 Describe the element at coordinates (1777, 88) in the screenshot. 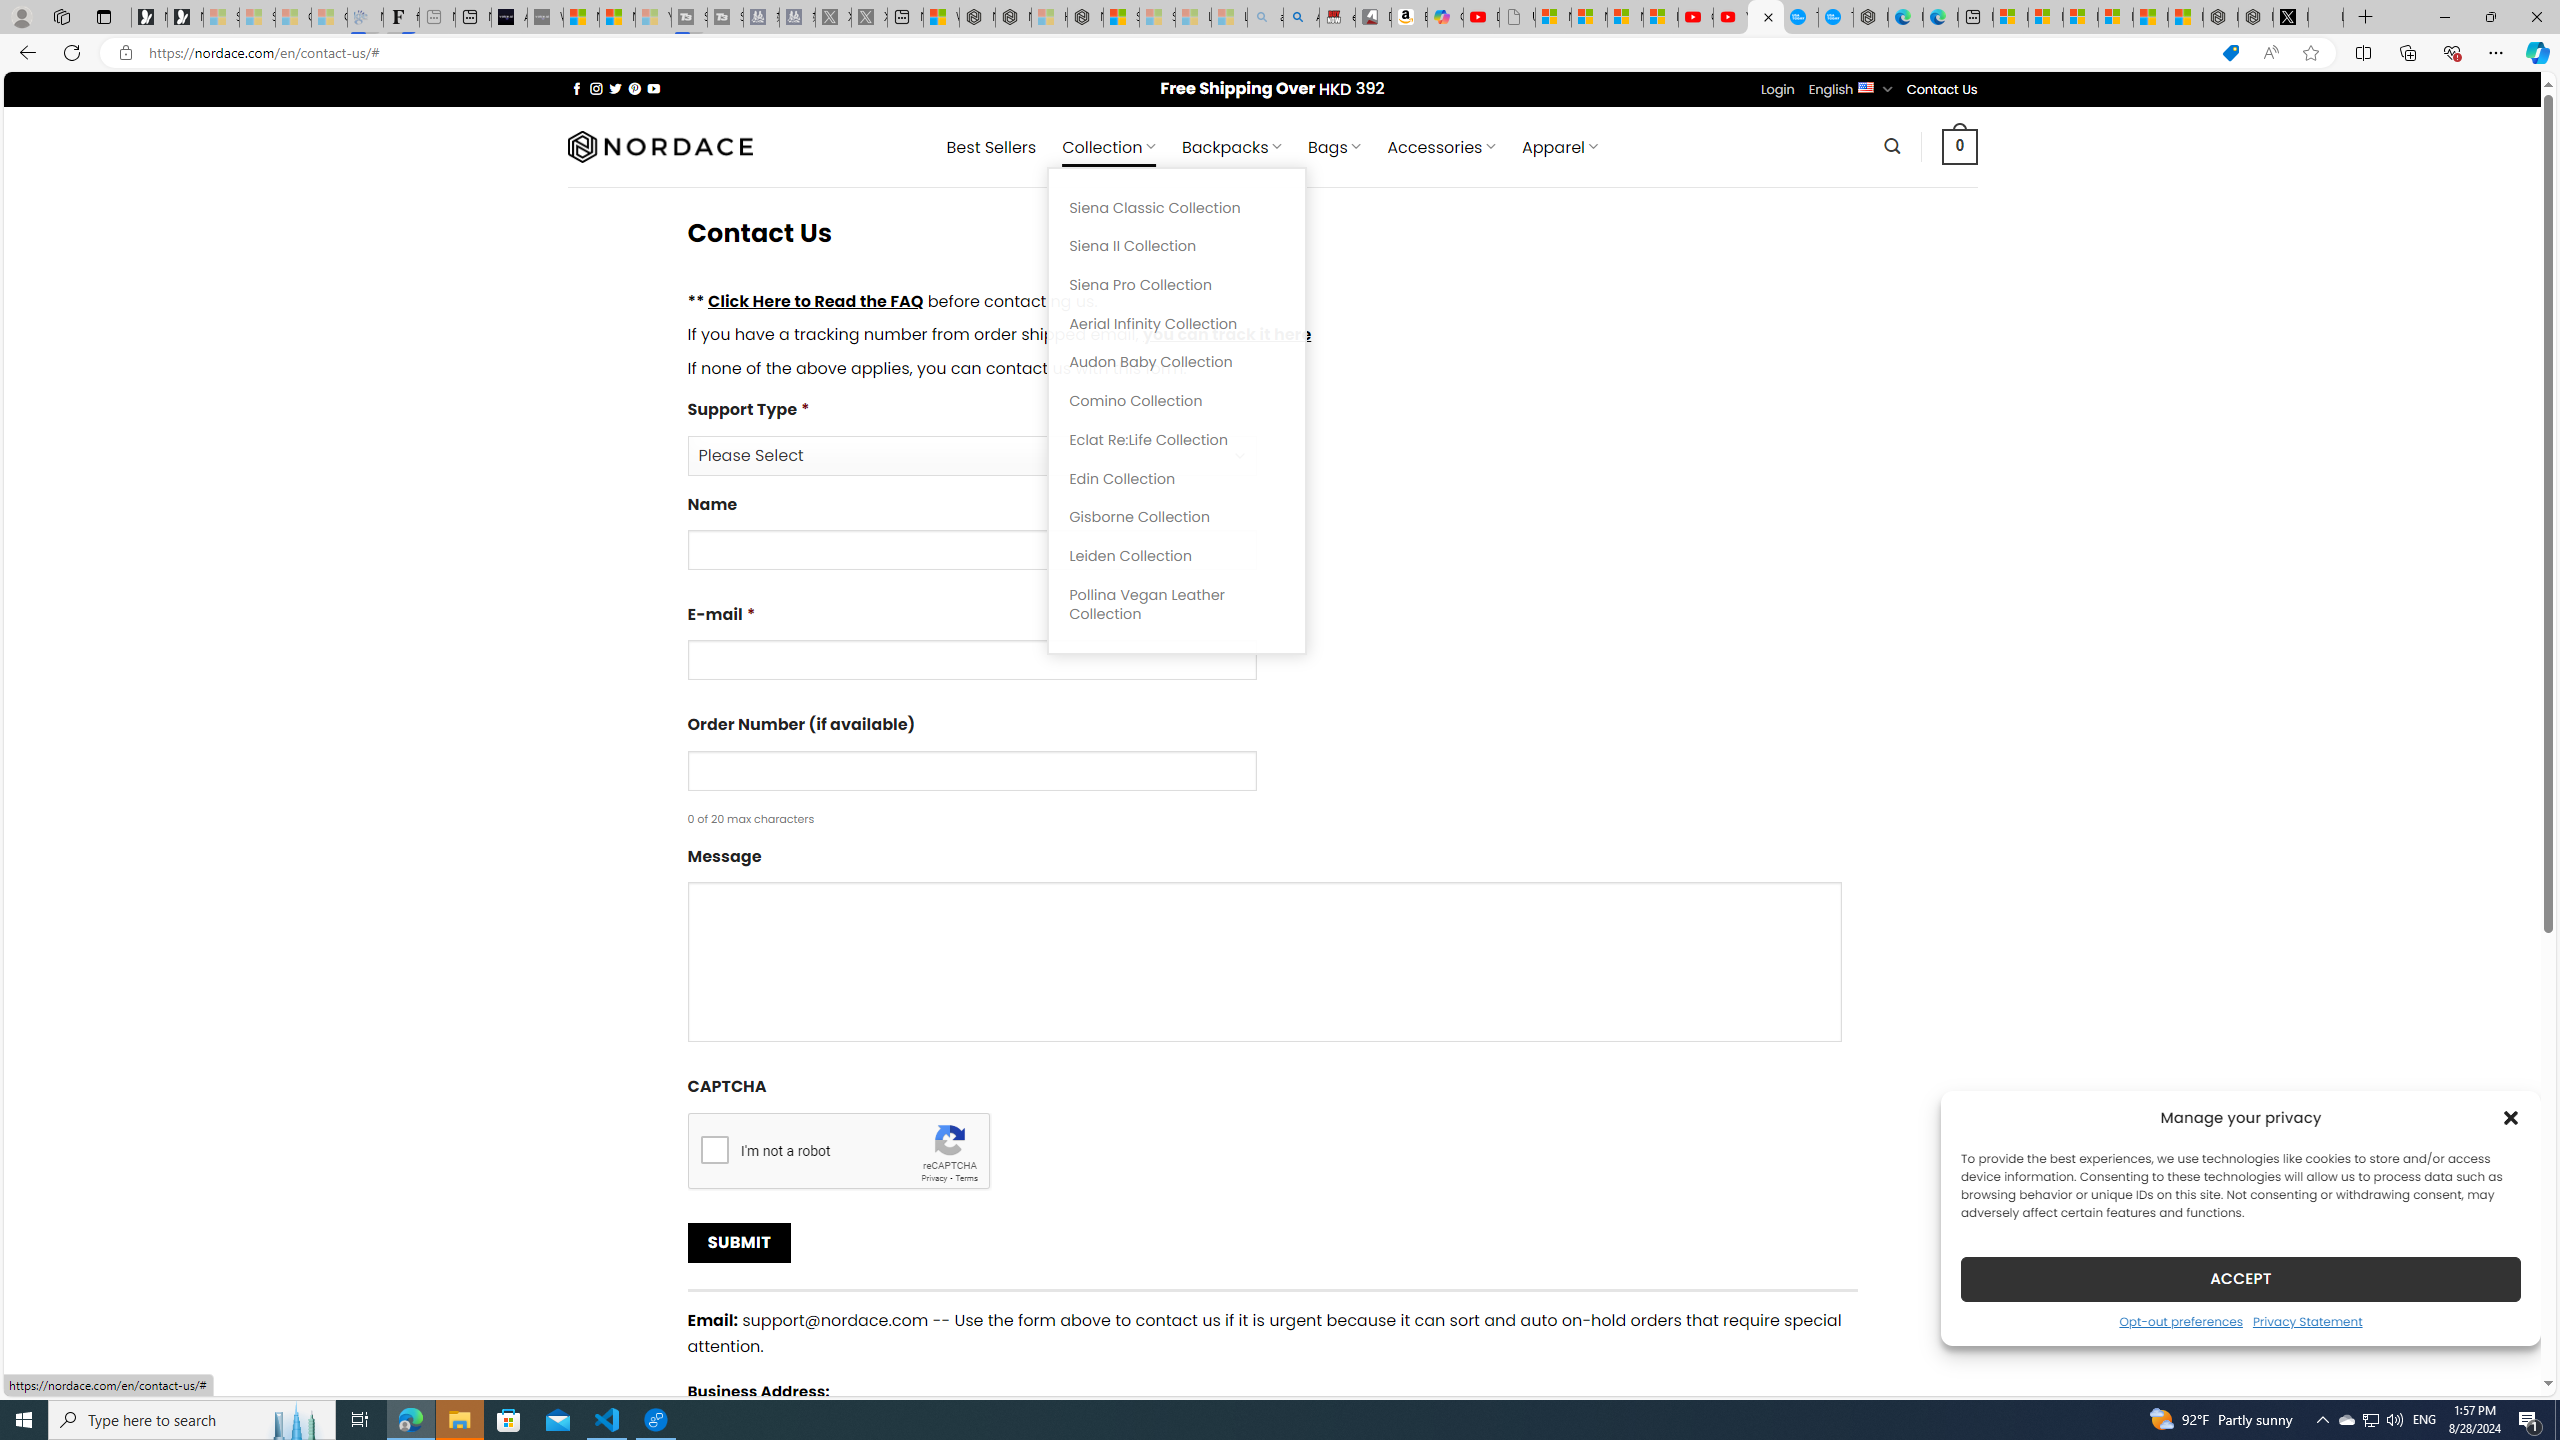

I see `'Login'` at that location.